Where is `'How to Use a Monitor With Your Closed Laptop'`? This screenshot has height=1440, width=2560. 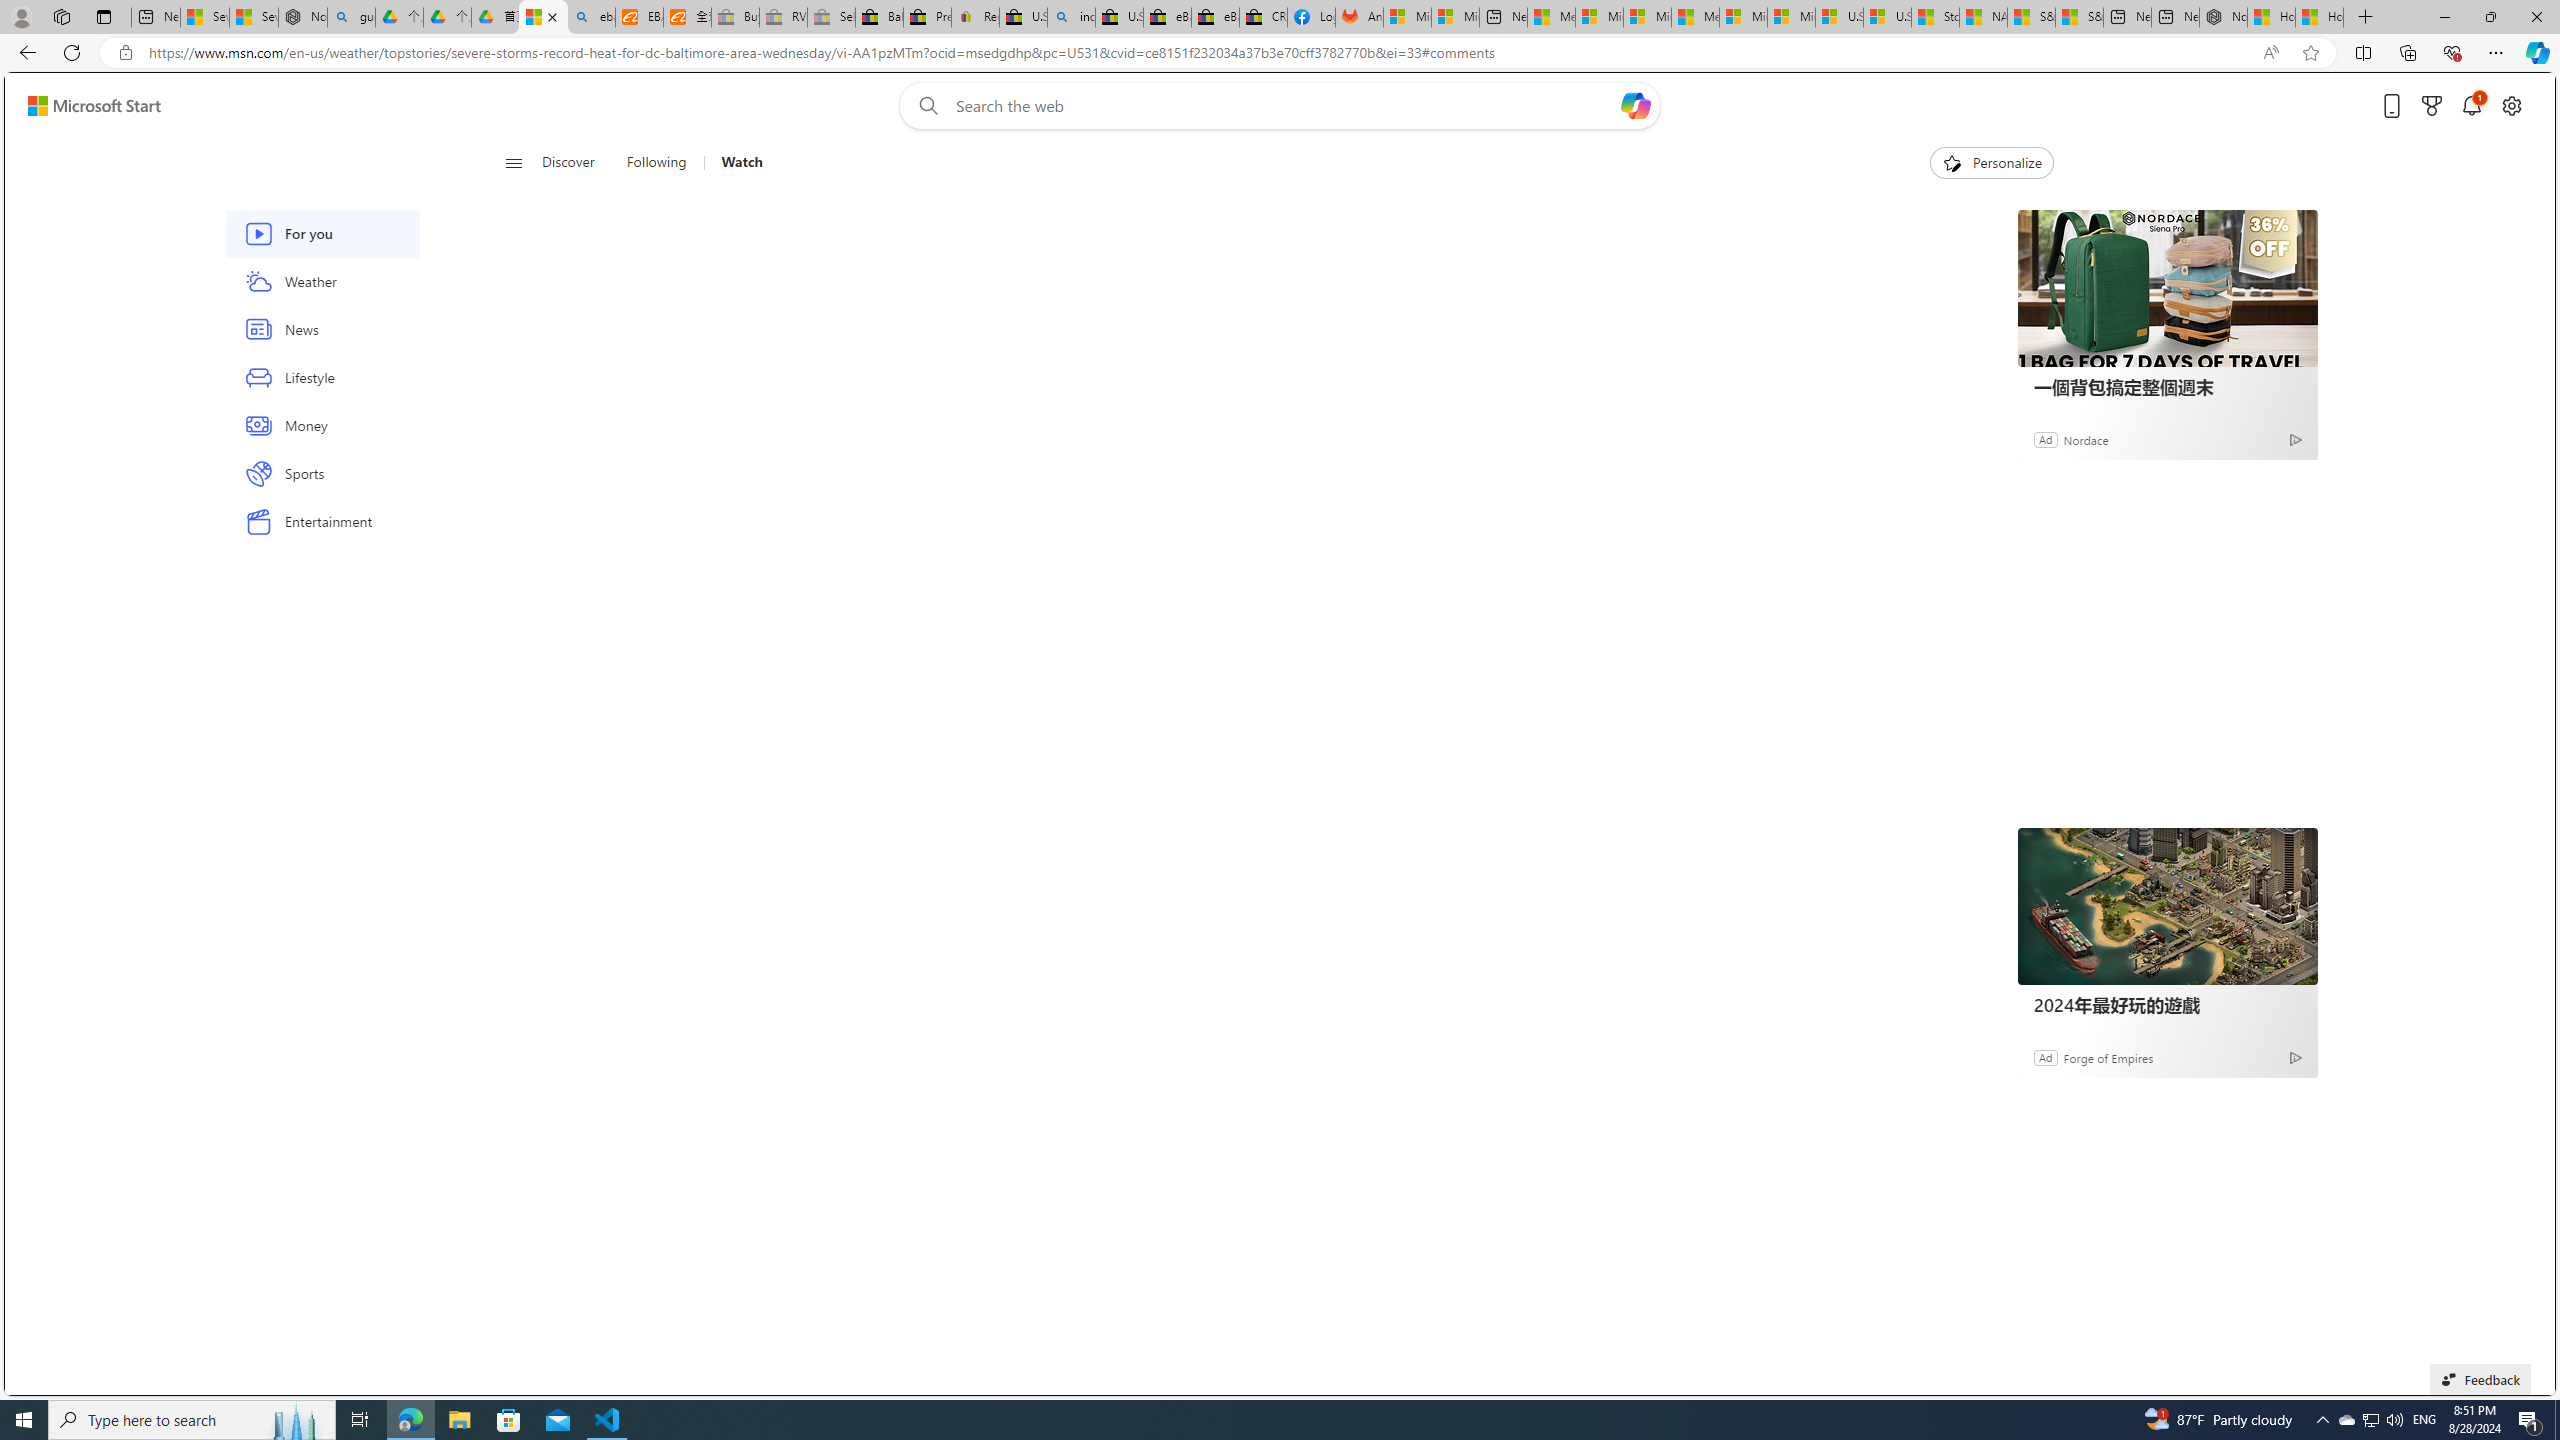 'How to Use a Monitor With Your Closed Laptop' is located at coordinates (2319, 16).